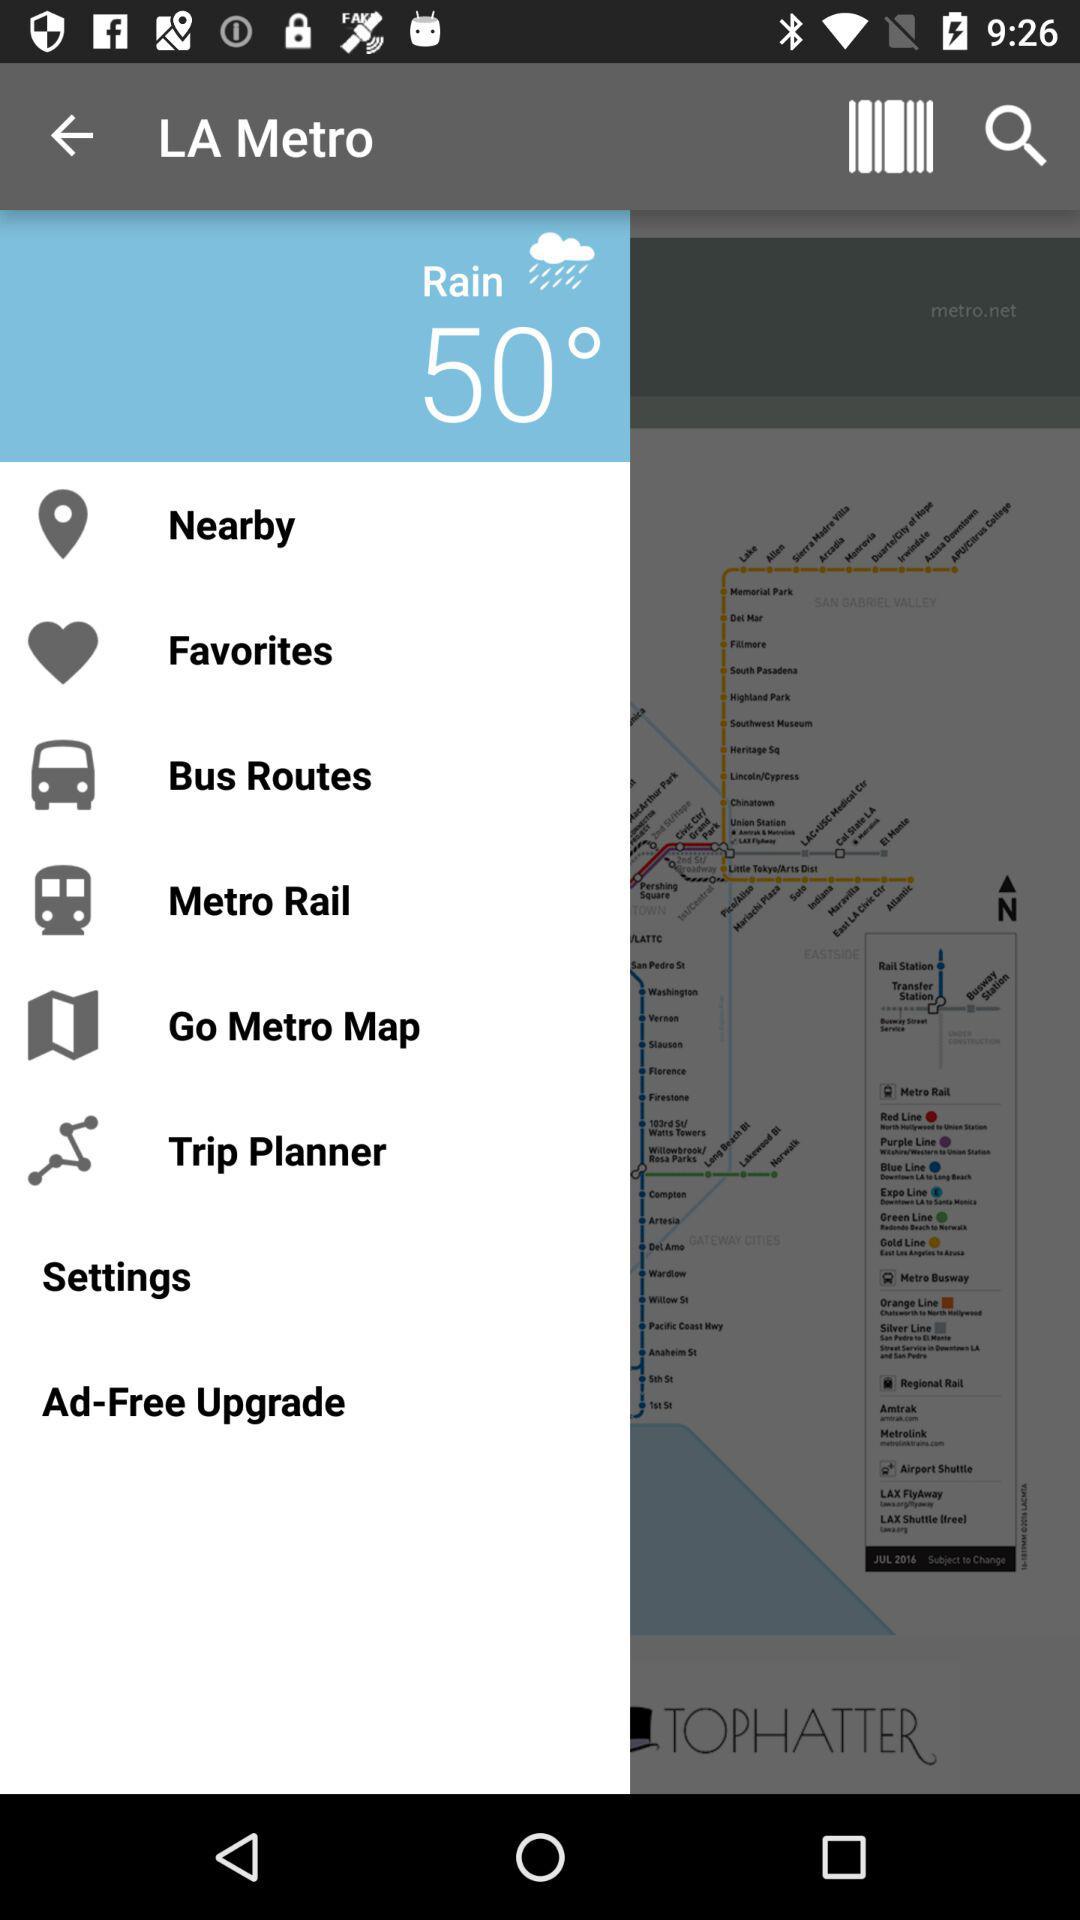 This screenshot has height=1920, width=1080. I want to click on the item to the right of rain, so click(561, 259).